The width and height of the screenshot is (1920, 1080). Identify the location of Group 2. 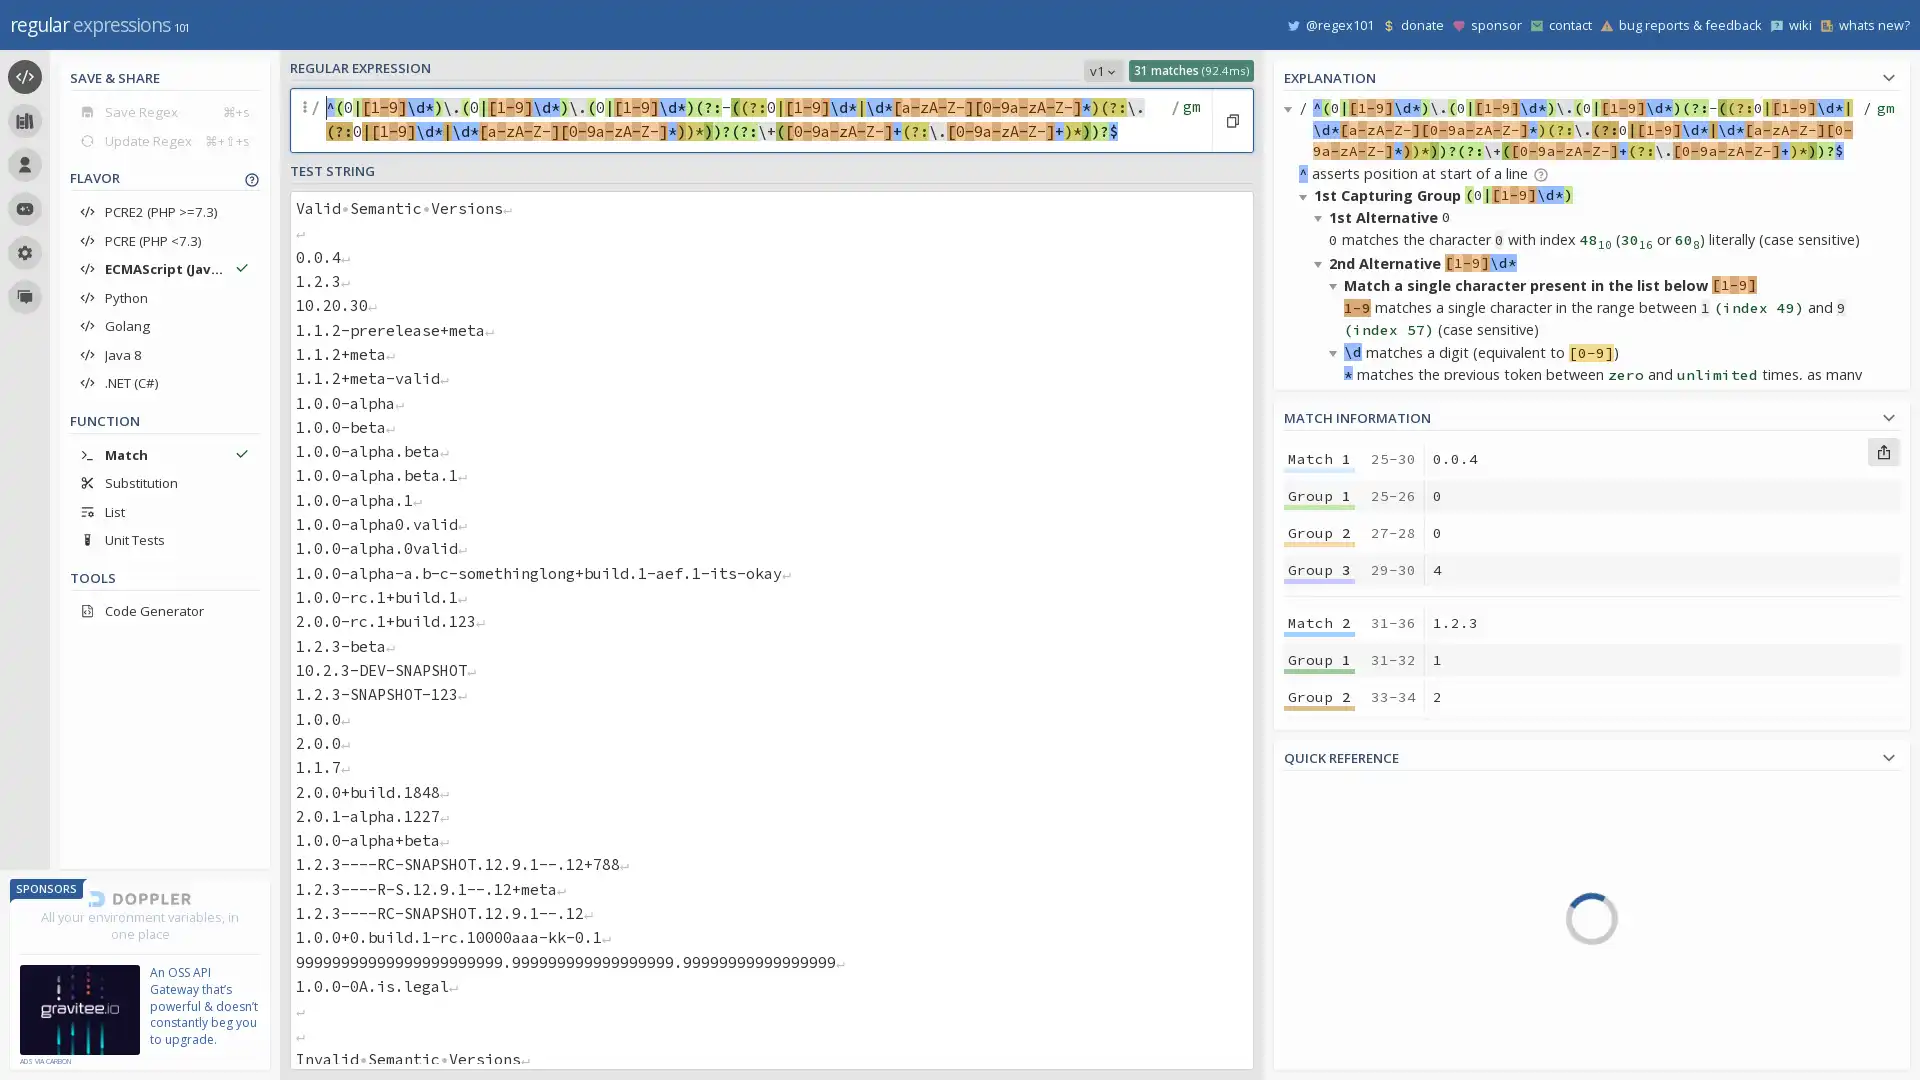
(1319, 696).